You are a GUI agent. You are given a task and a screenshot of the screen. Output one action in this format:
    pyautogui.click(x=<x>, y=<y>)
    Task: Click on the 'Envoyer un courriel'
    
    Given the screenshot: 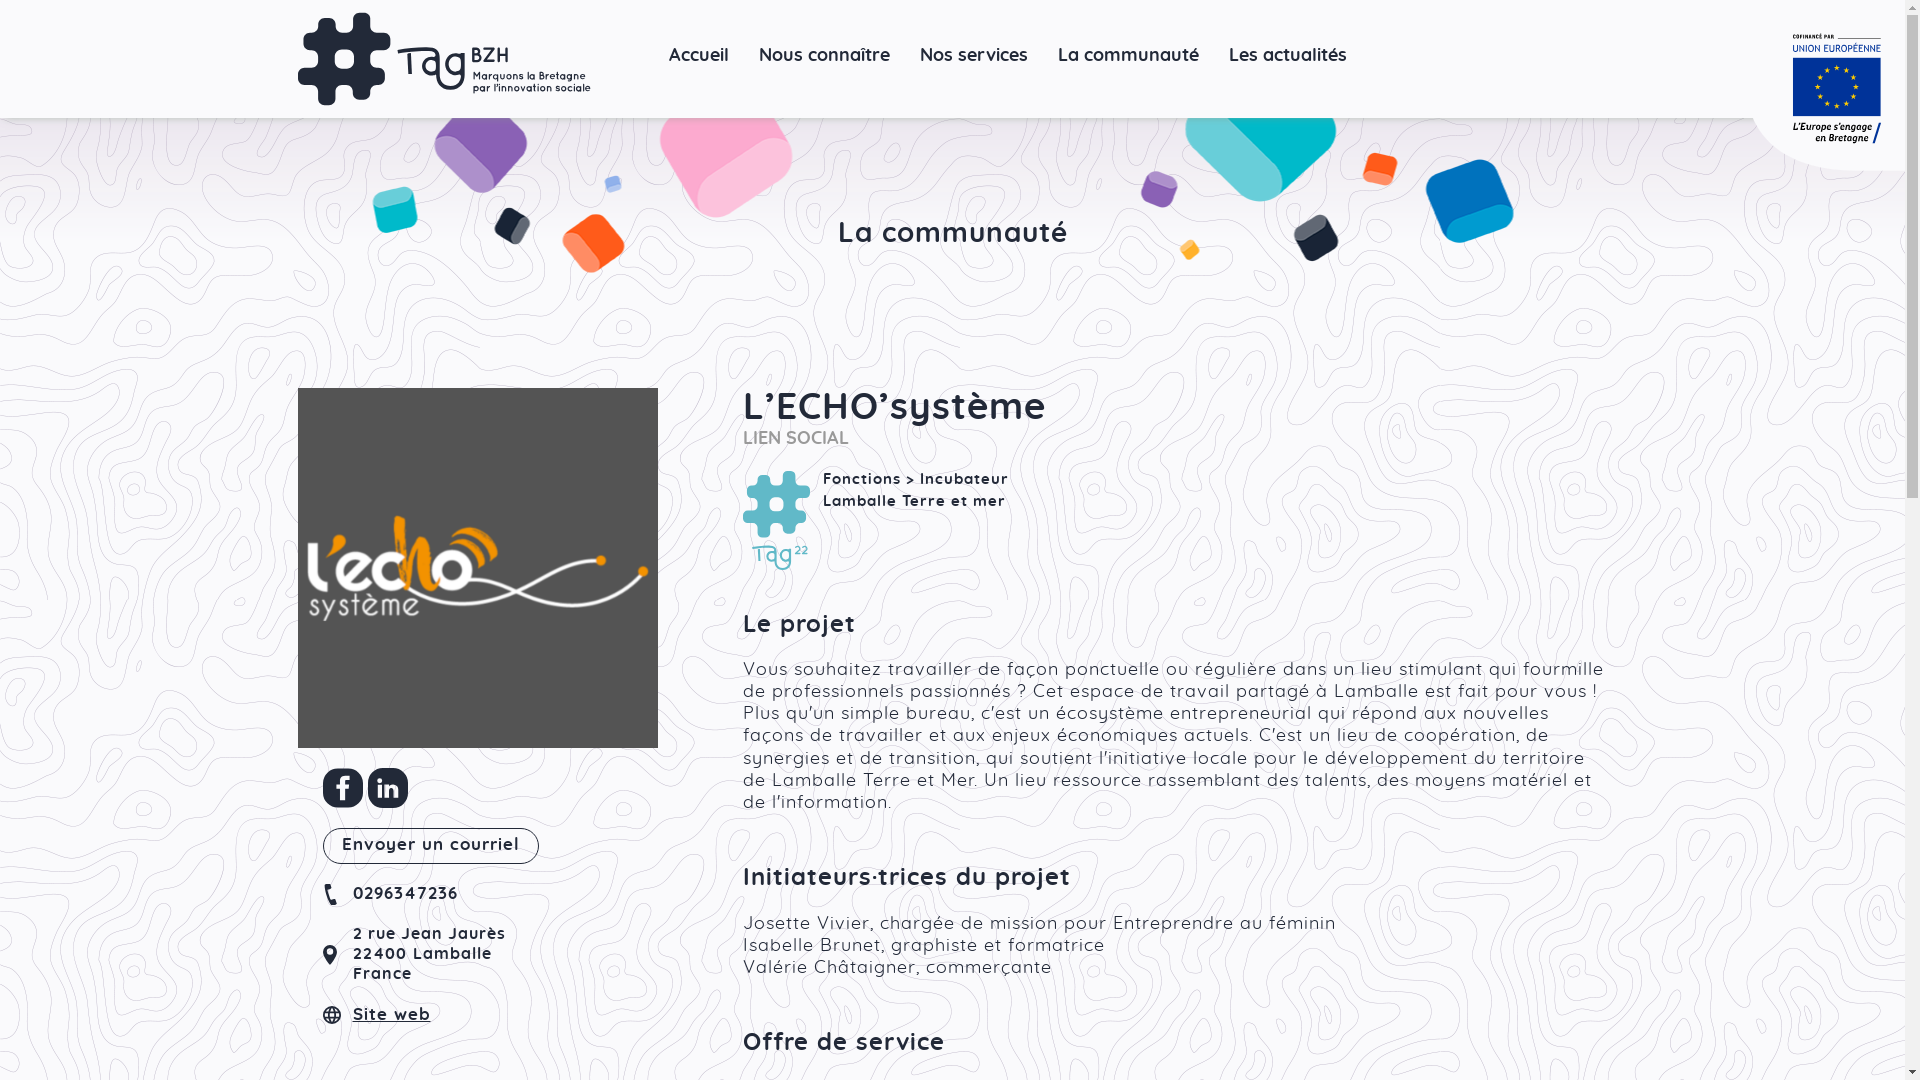 What is the action you would take?
    pyautogui.click(x=429, y=845)
    